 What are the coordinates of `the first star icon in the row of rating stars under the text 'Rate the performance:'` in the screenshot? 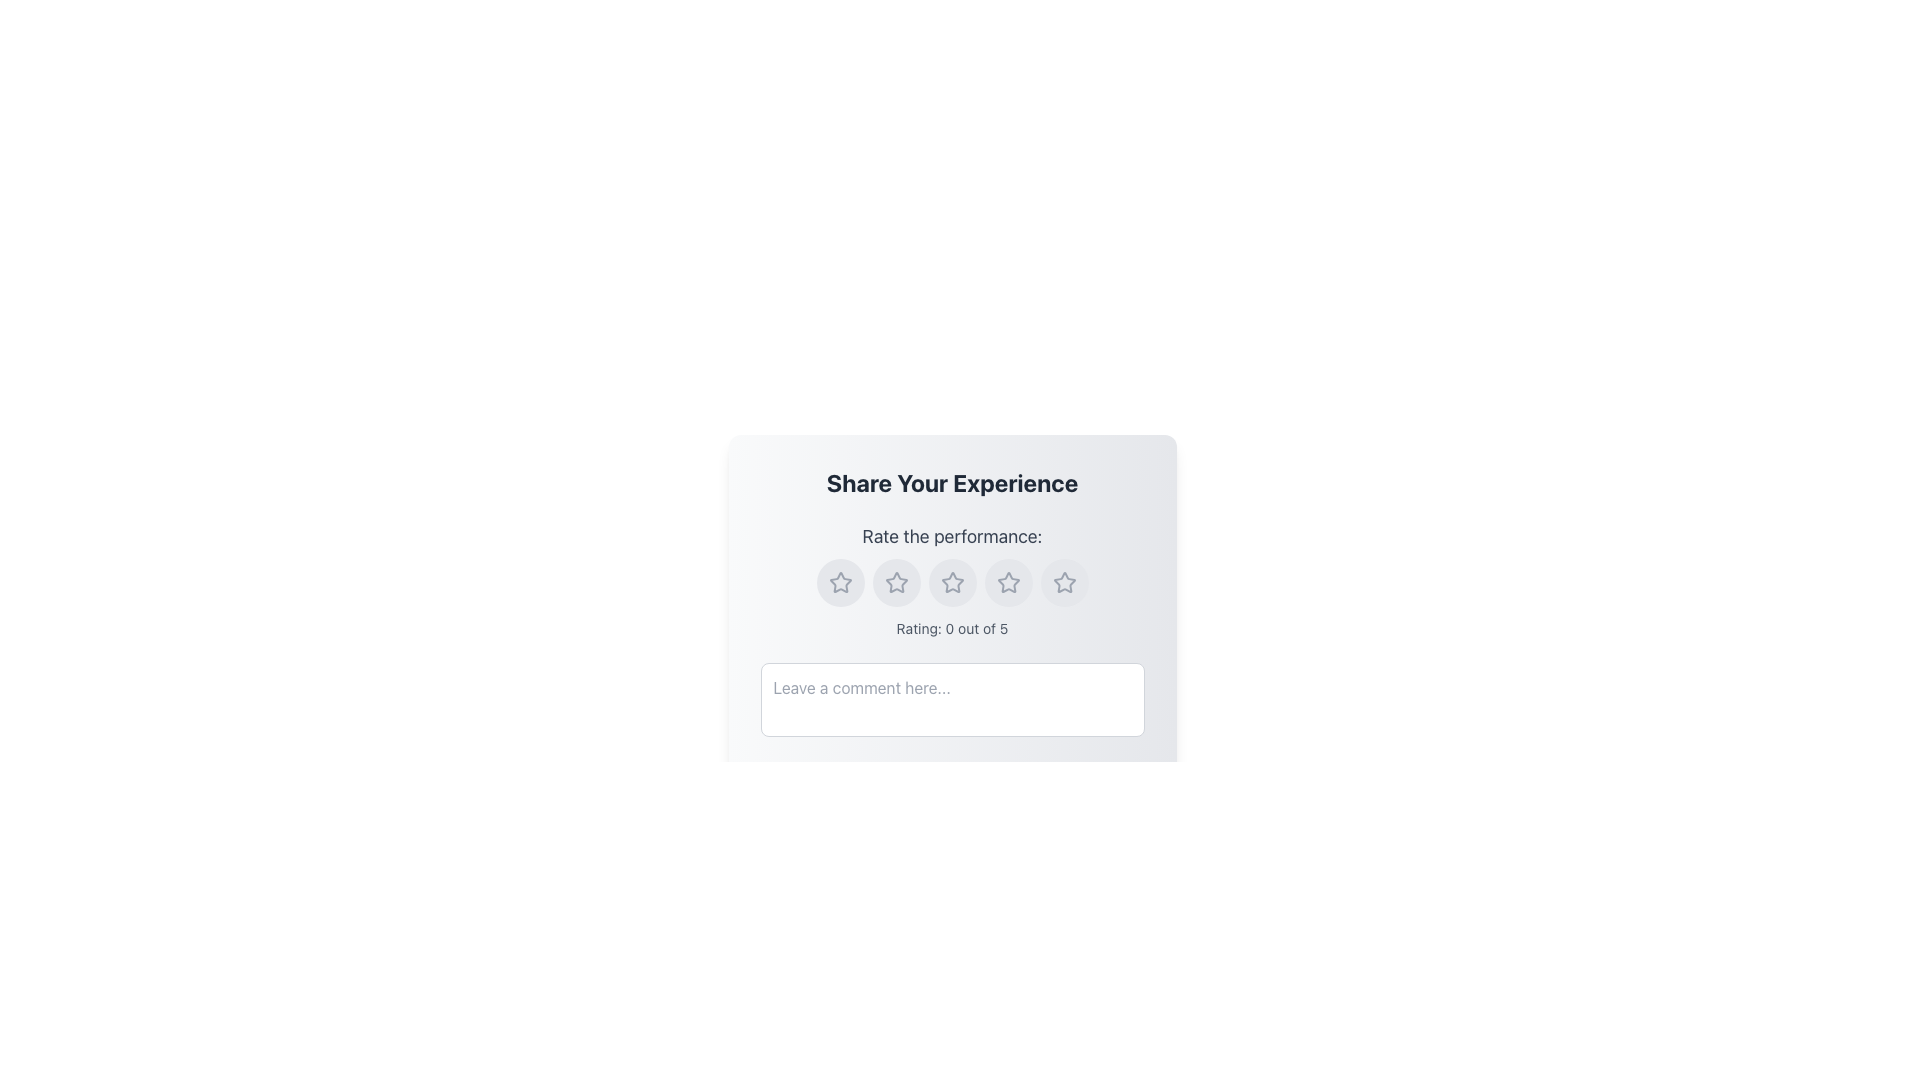 It's located at (840, 582).